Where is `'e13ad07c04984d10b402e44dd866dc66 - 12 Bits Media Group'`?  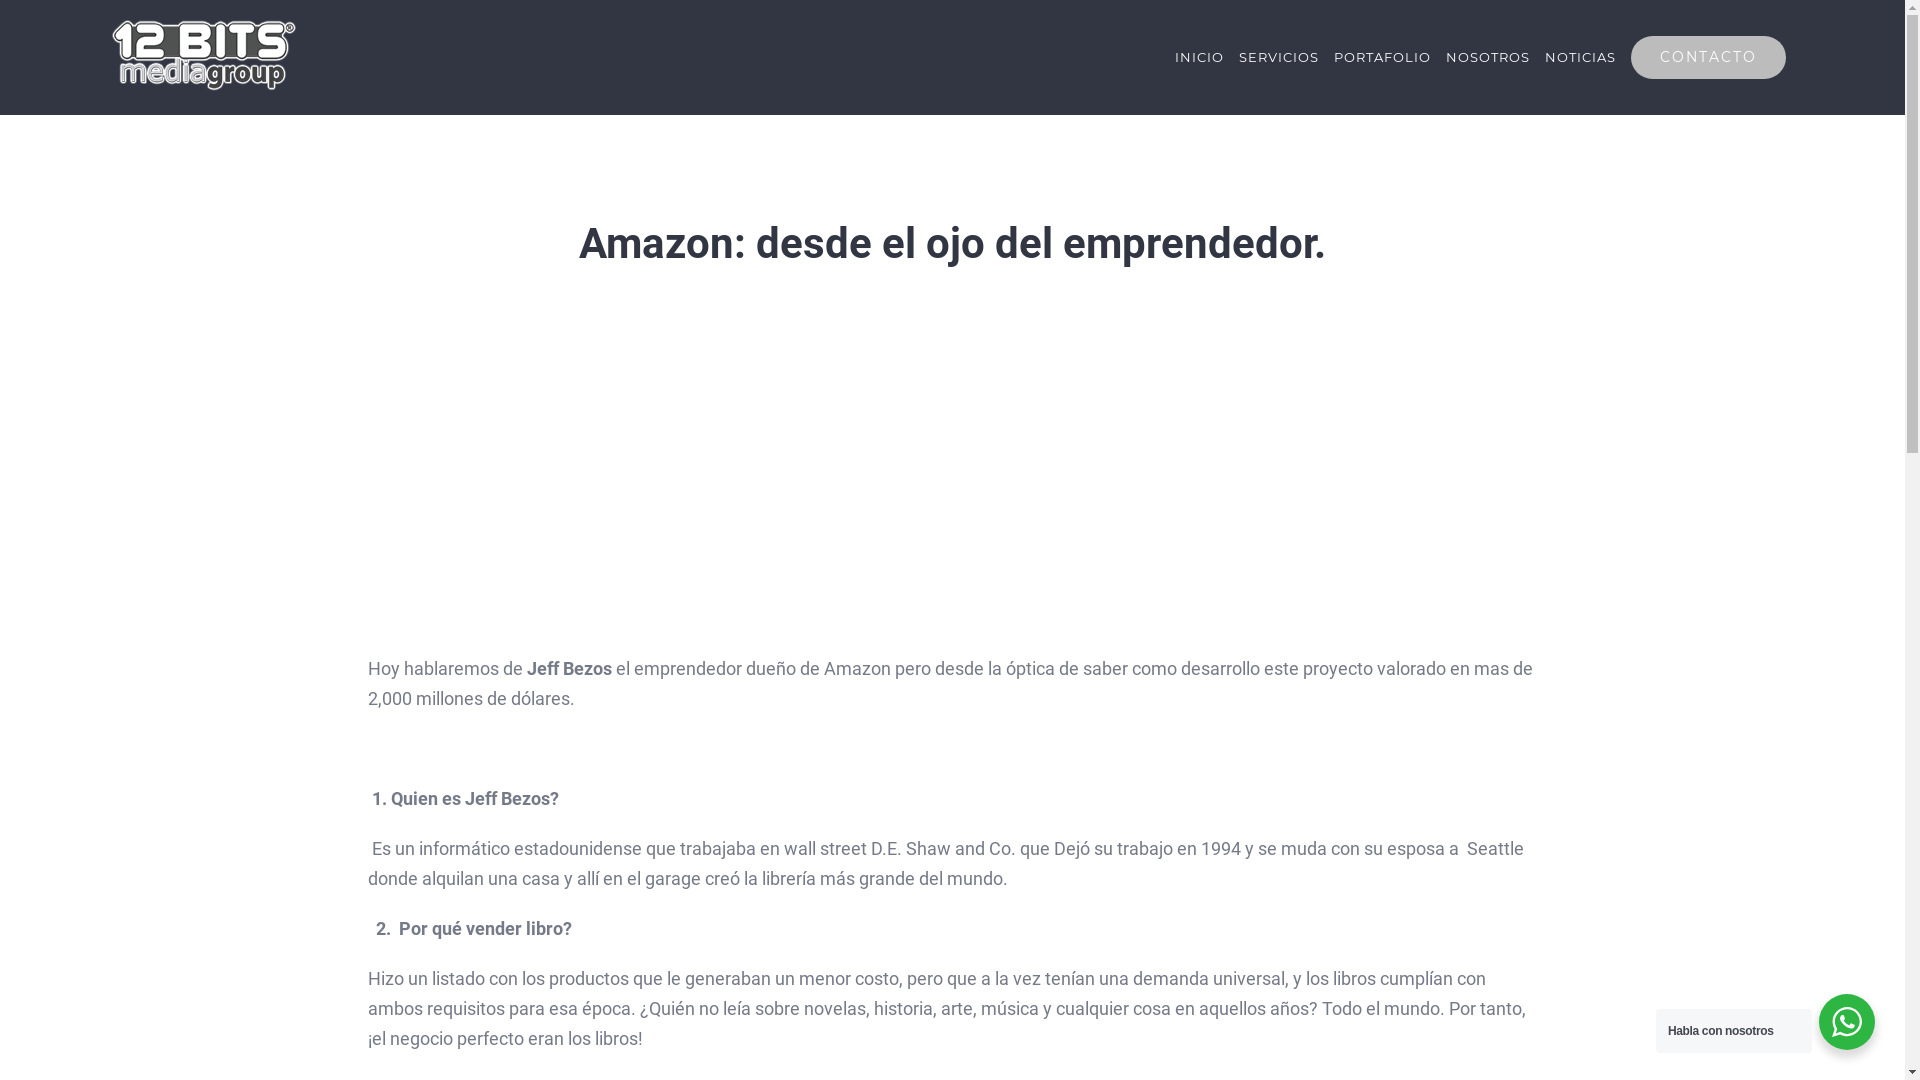
'e13ad07c04984d10b402e44dd866dc66 - 12 Bits Media Group' is located at coordinates (951, 475).